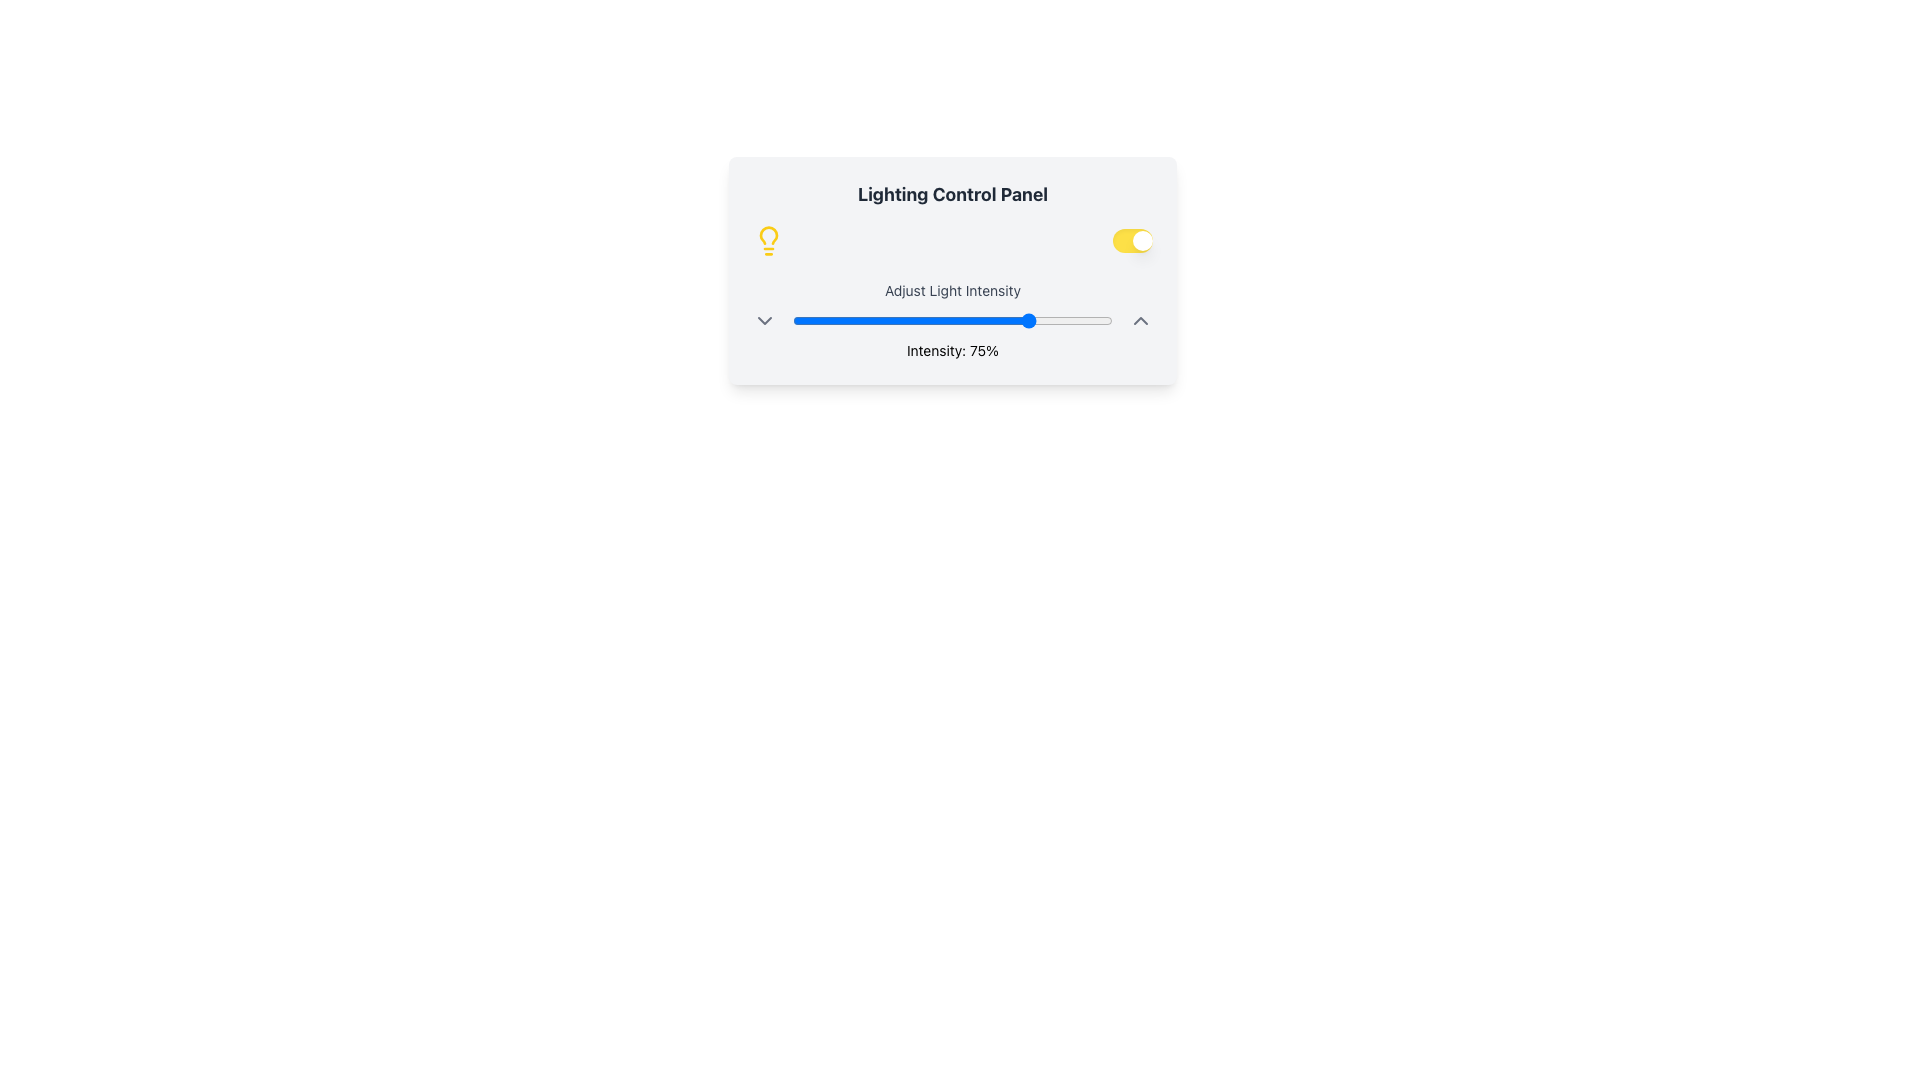 The width and height of the screenshot is (1920, 1080). I want to click on light intensity, so click(900, 319).